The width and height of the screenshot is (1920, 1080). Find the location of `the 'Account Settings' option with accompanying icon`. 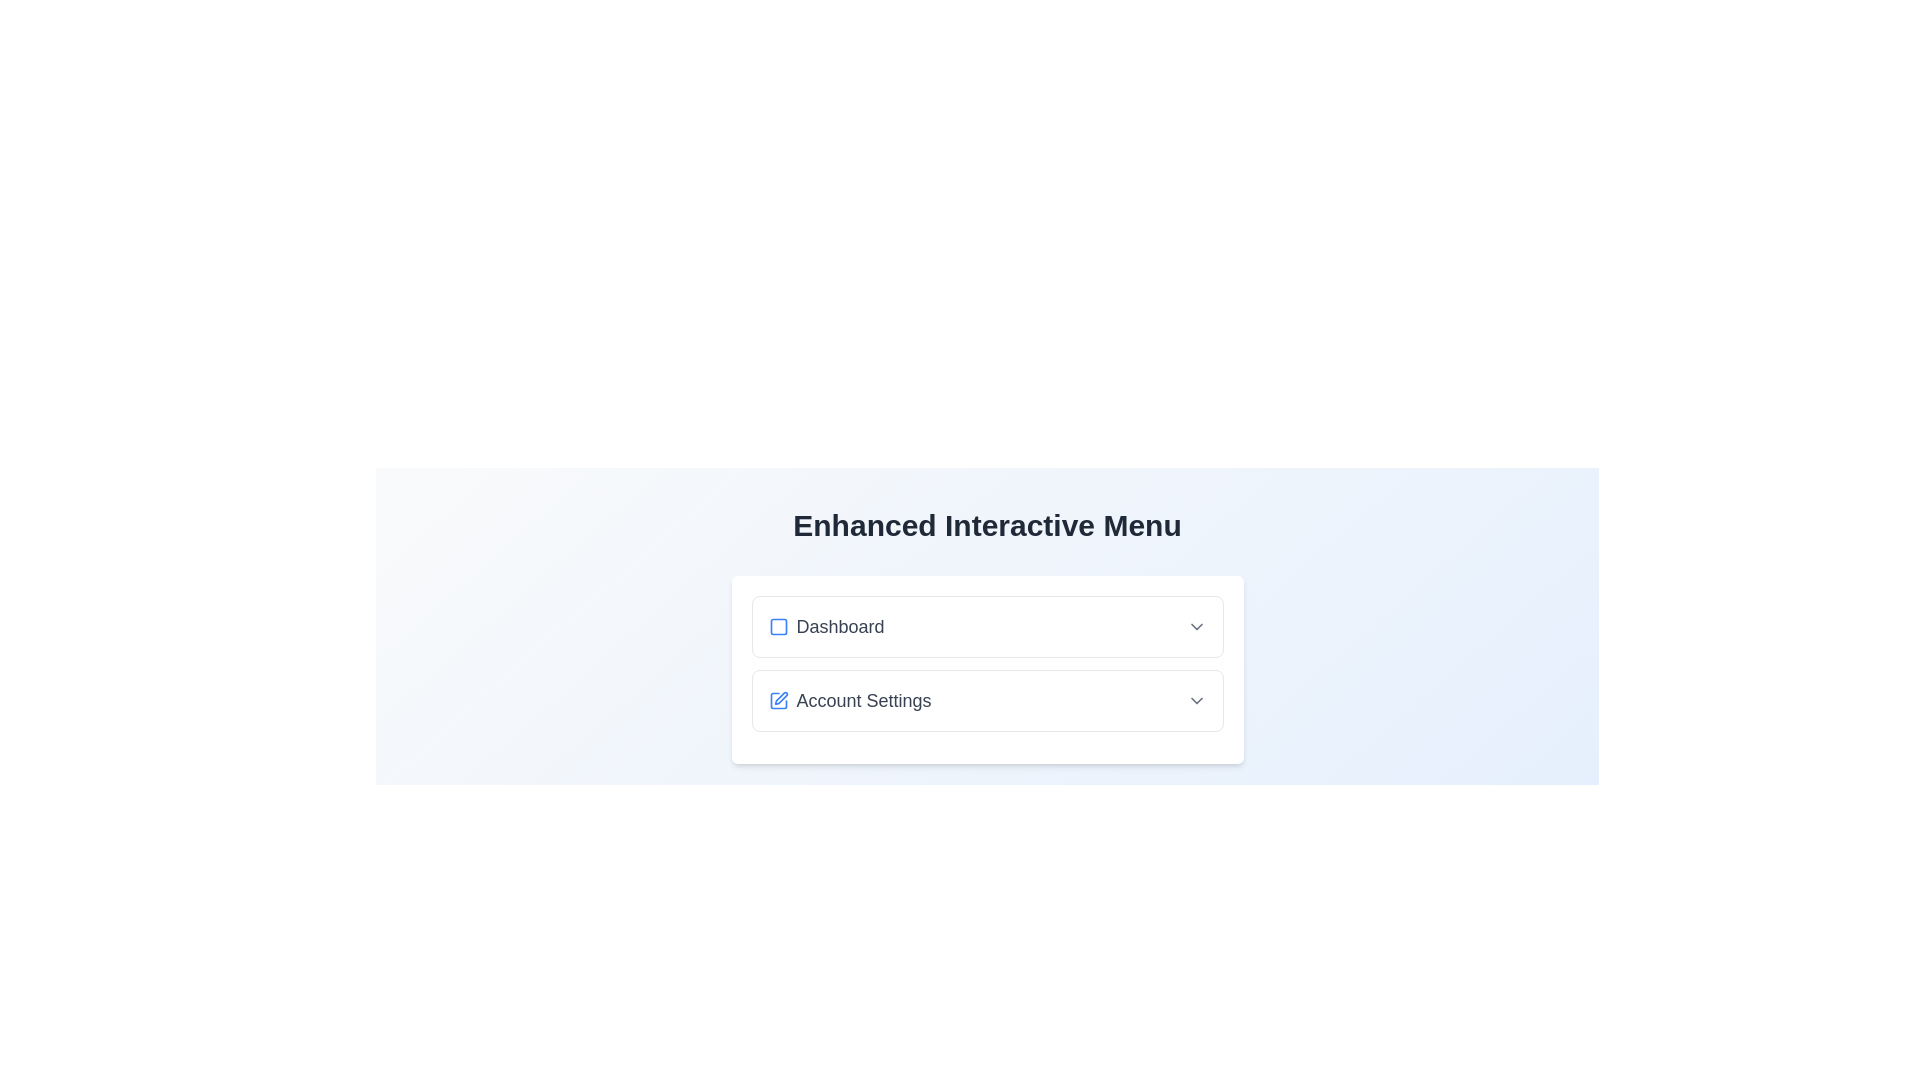

the 'Account Settings' option with accompanying icon is located at coordinates (849, 700).